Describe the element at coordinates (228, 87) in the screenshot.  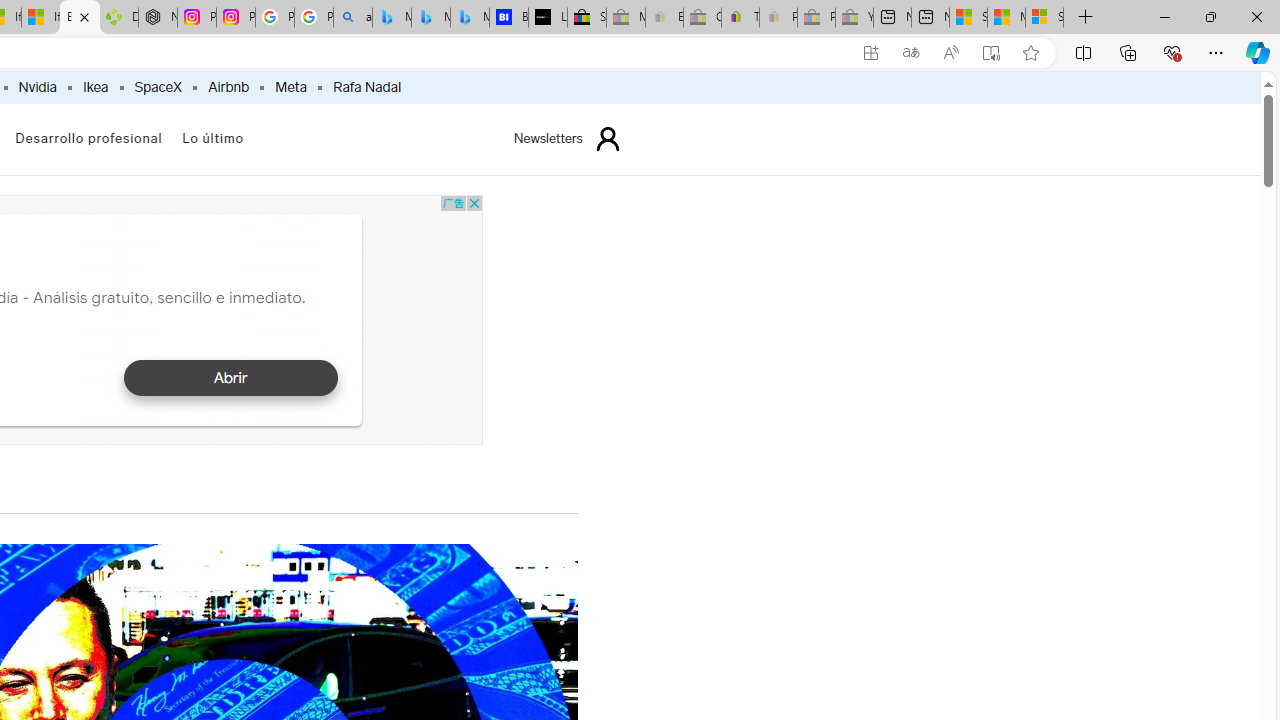
I see `'Airbnb'` at that location.